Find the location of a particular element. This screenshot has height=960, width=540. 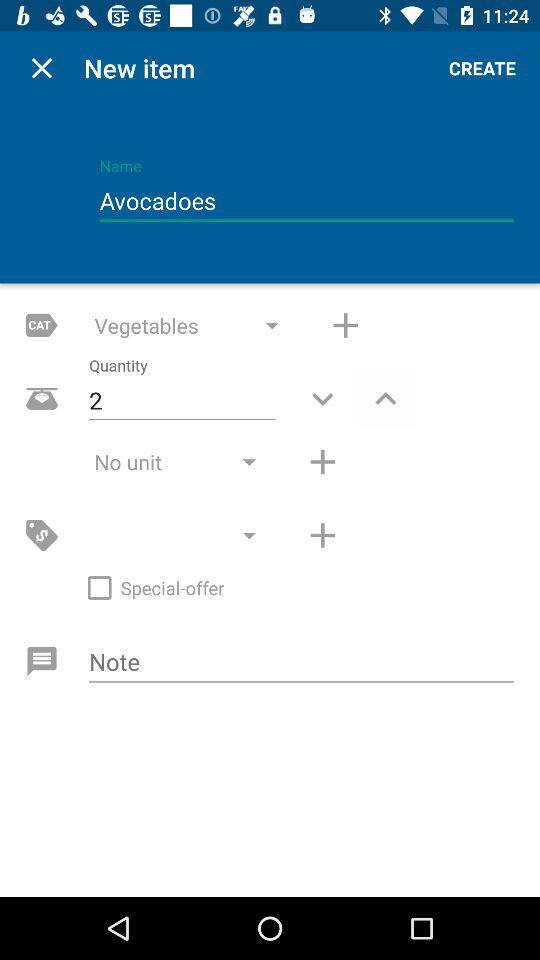

the add icon is located at coordinates (344, 325).